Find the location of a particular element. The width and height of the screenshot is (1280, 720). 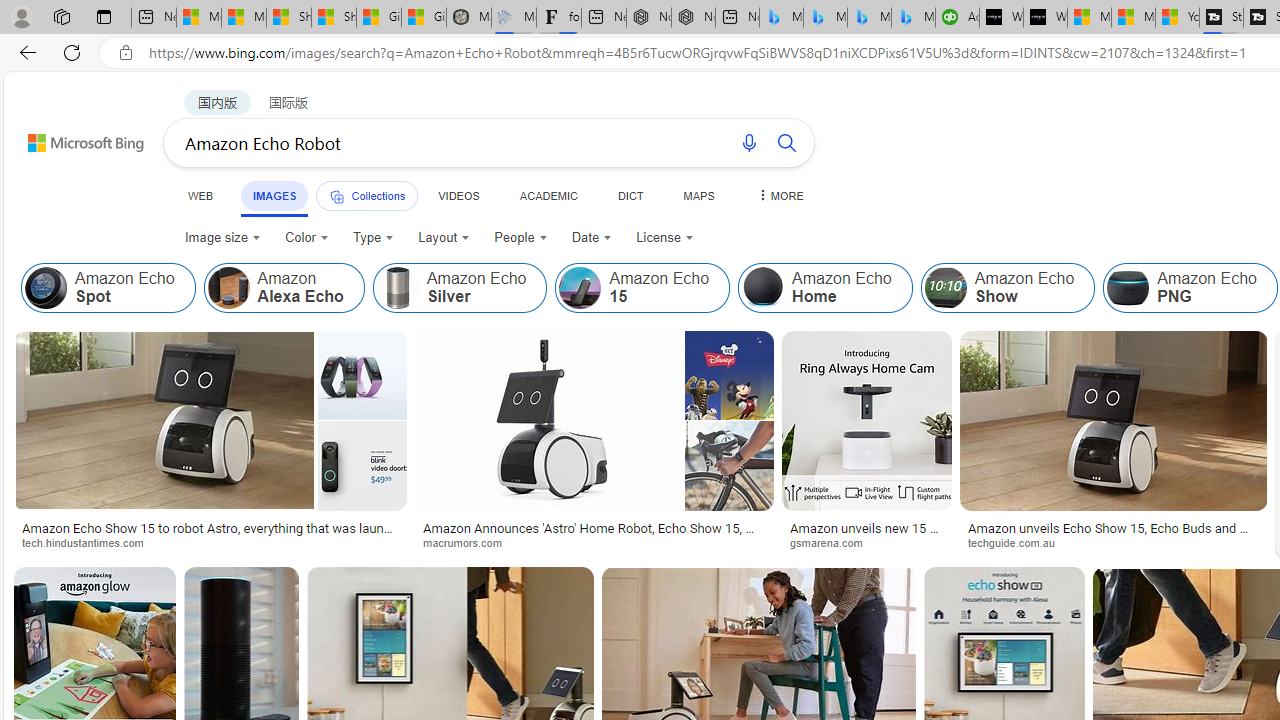

'macrumors.com' is located at coordinates (468, 542).